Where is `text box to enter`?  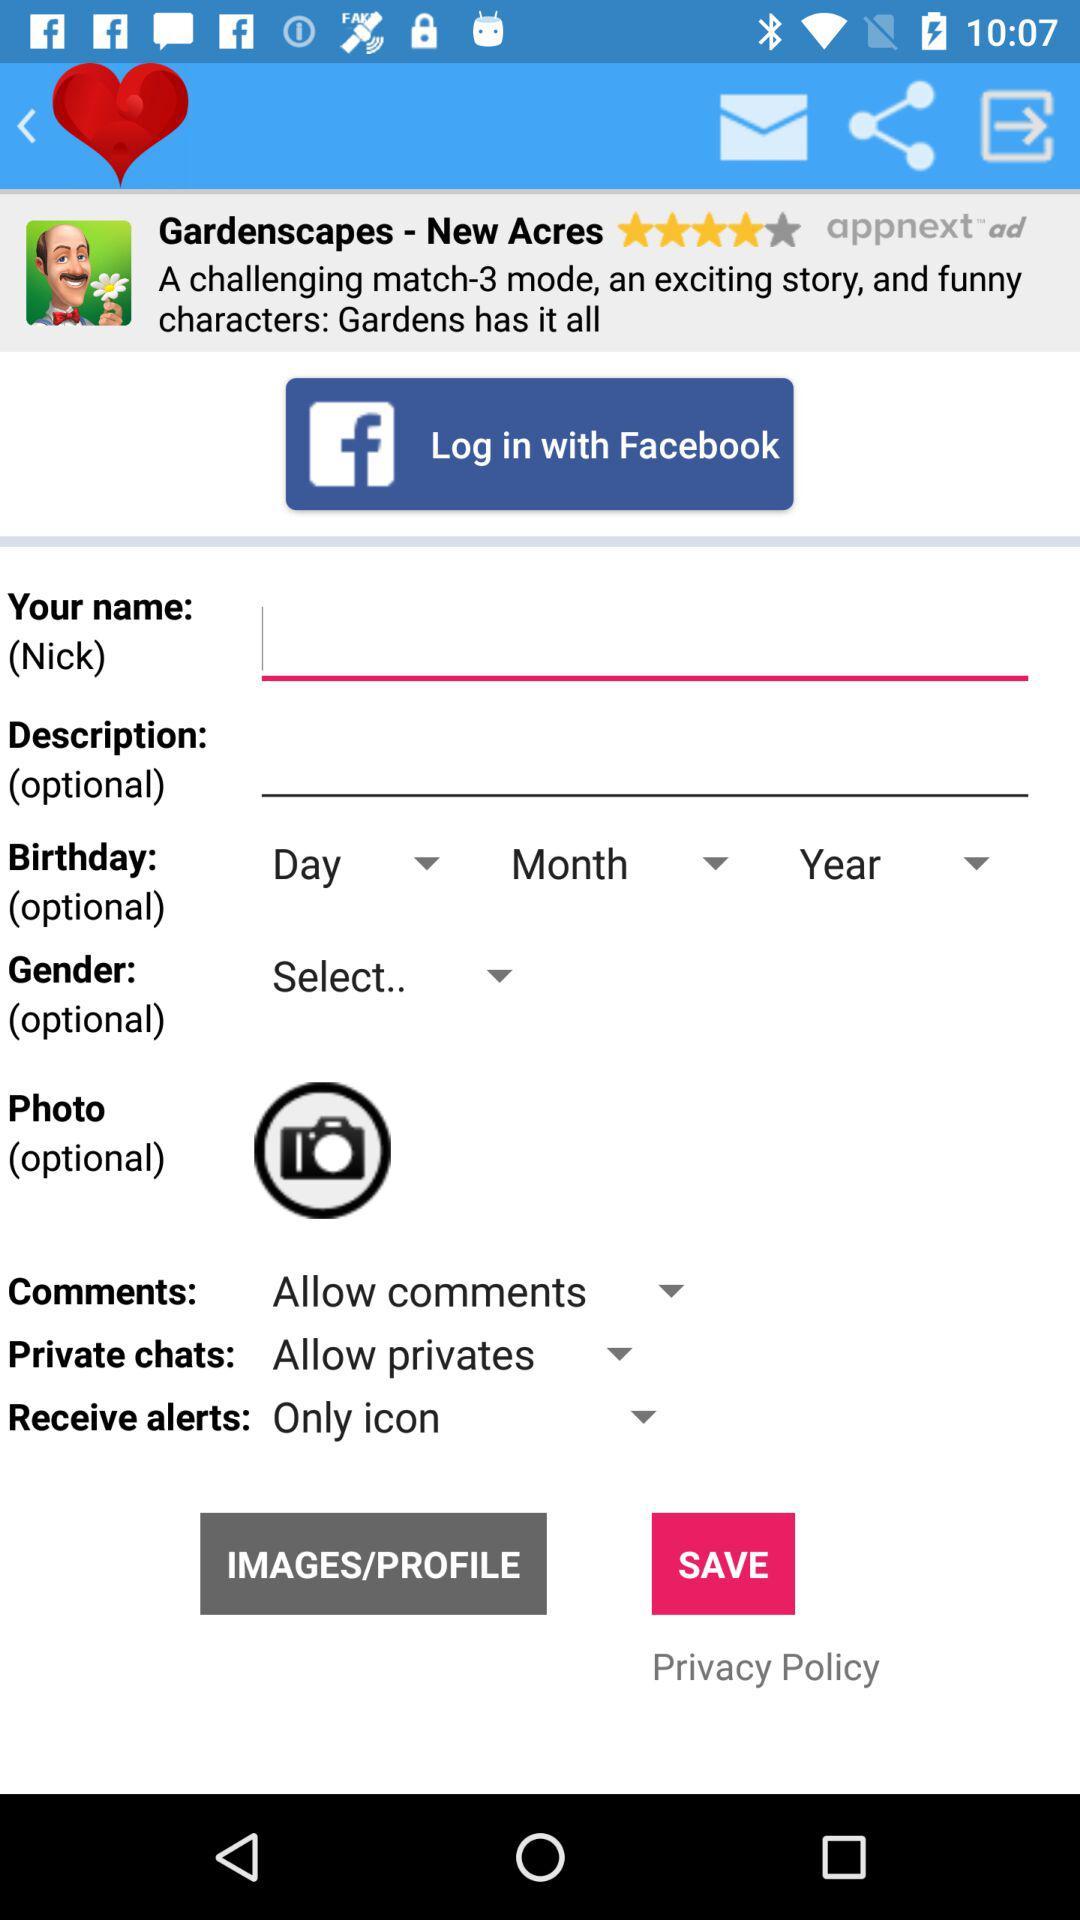 text box to enter is located at coordinates (644, 638).